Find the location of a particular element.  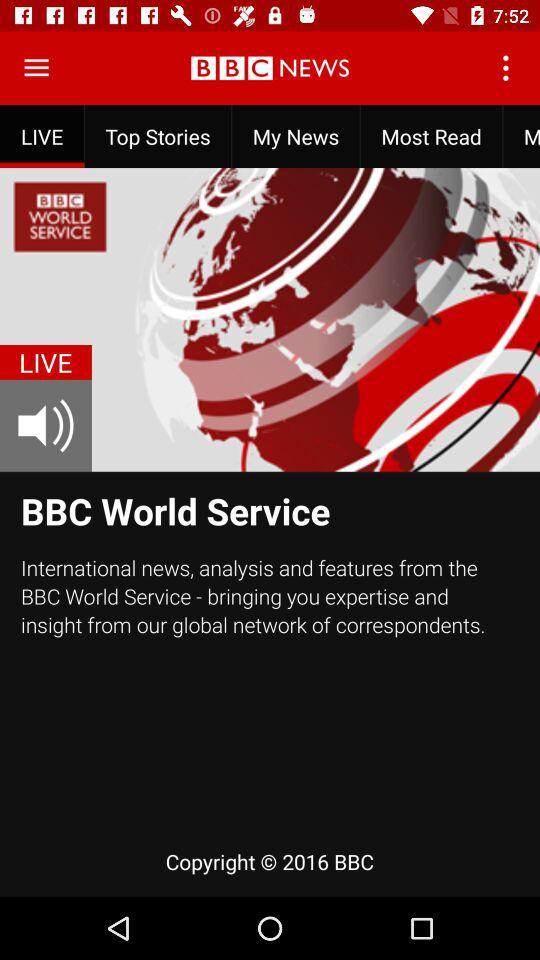

advertisement is located at coordinates (36, 68).